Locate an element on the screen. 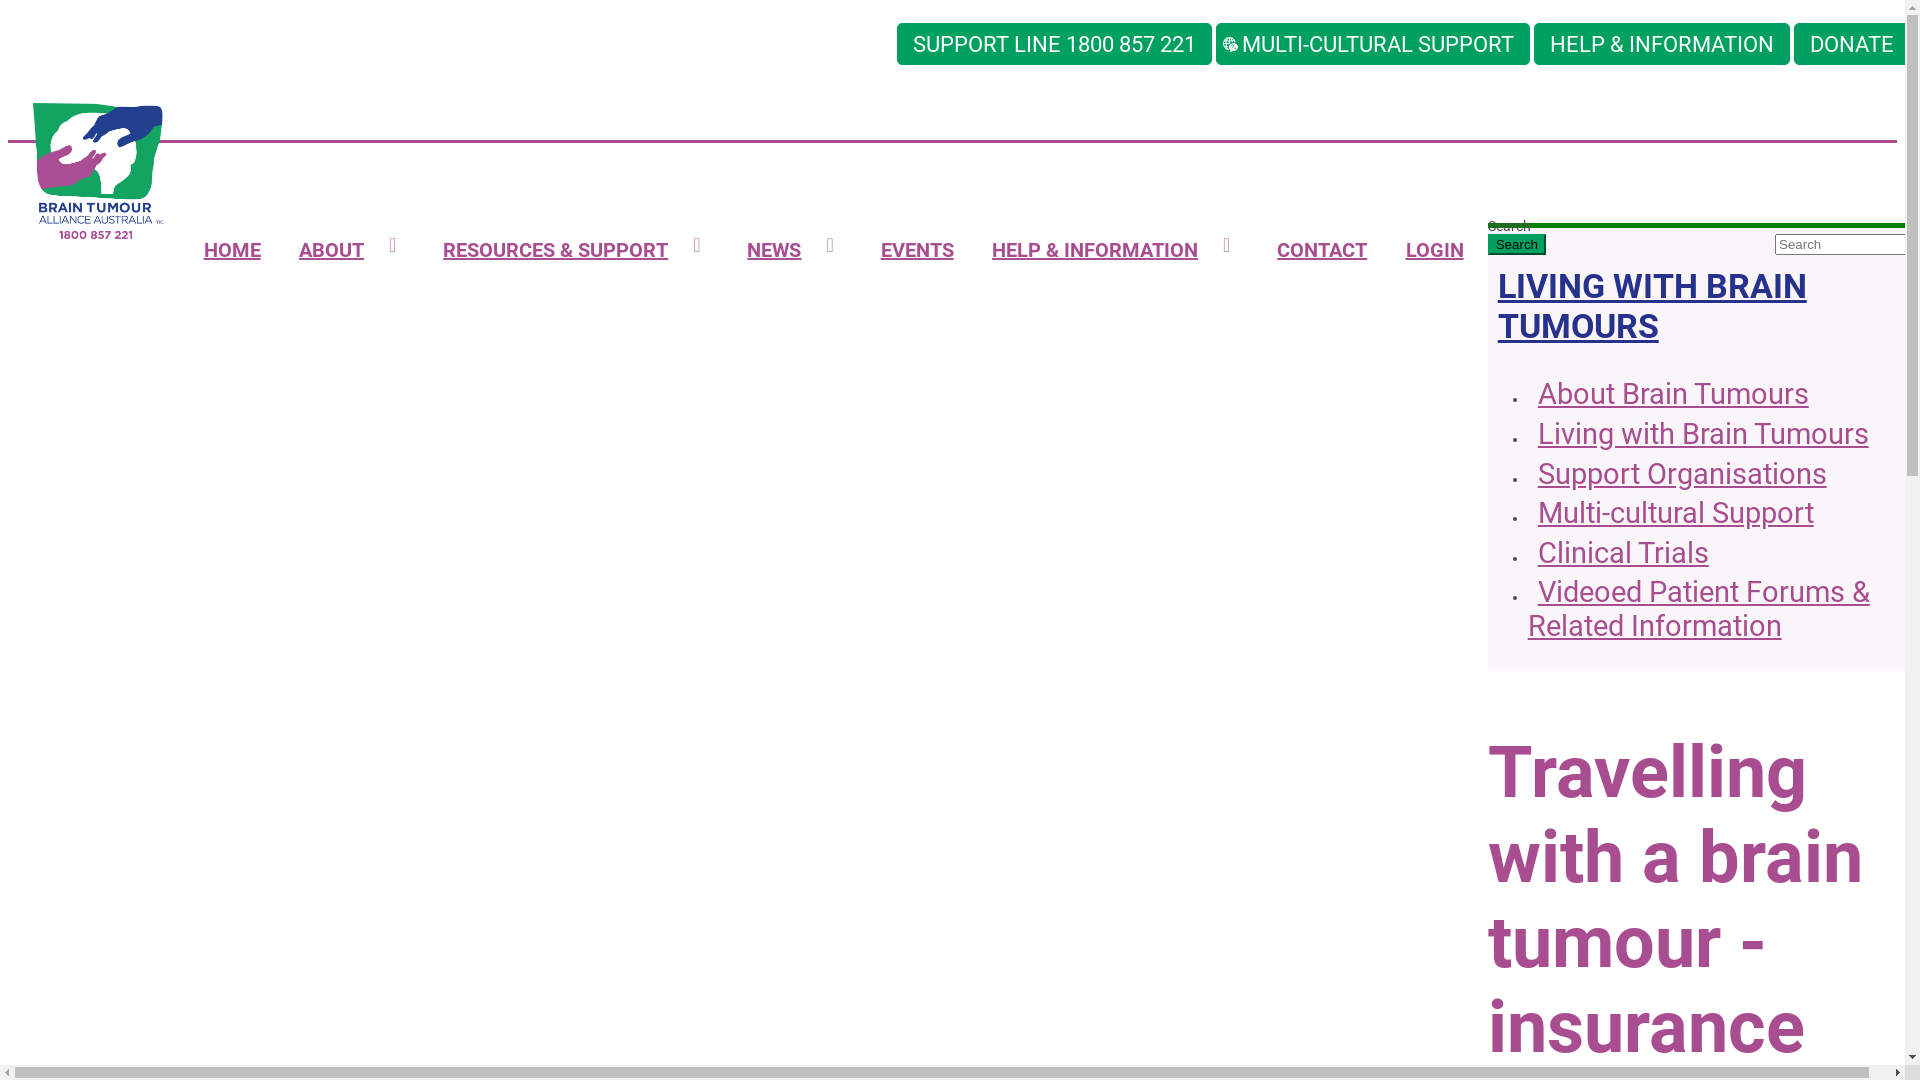 Image resolution: width=1920 pixels, height=1080 pixels. 'SUPPORT LINE 1800 857 221' is located at coordinates (1053, 43).